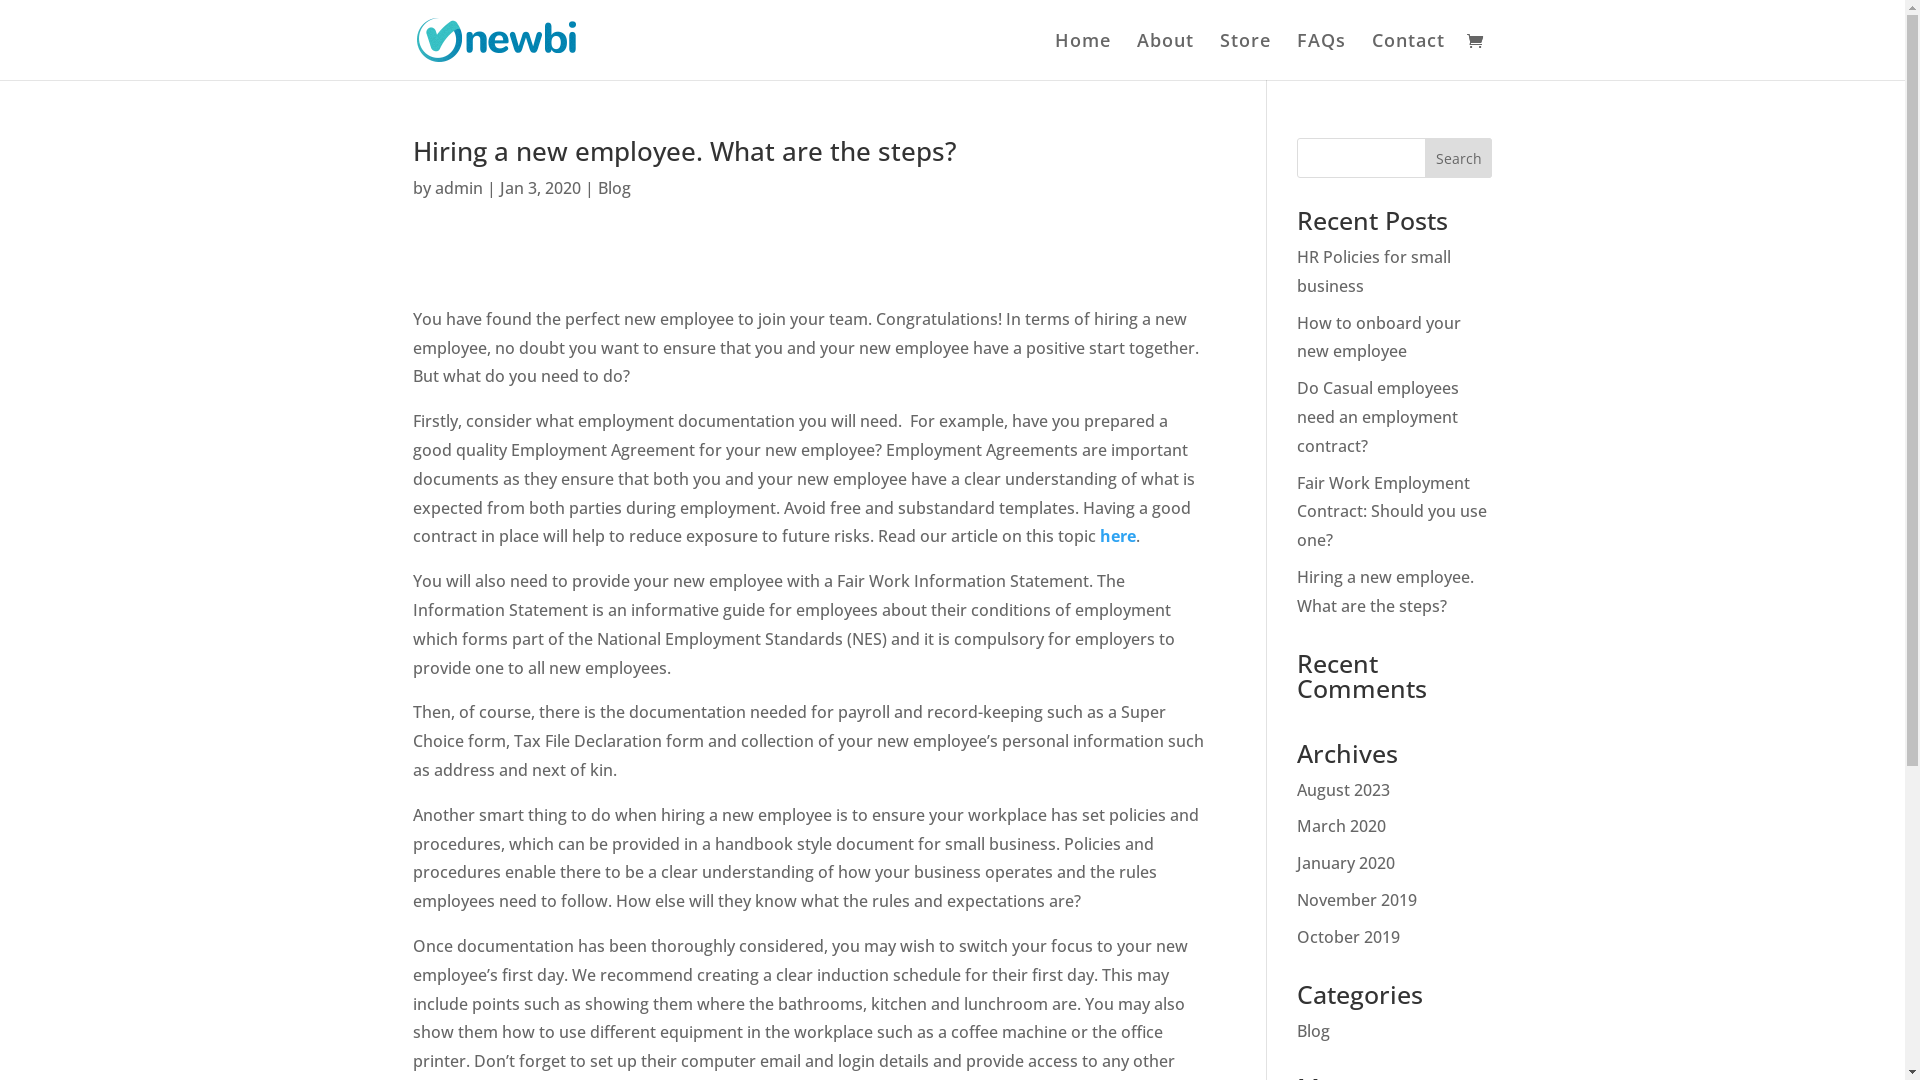 This screenshot has width=1920, height=1080. What do you see at coordinates (1117, 535) in the screenshot?
I see `'here'` at bounding box center [1117, 535].